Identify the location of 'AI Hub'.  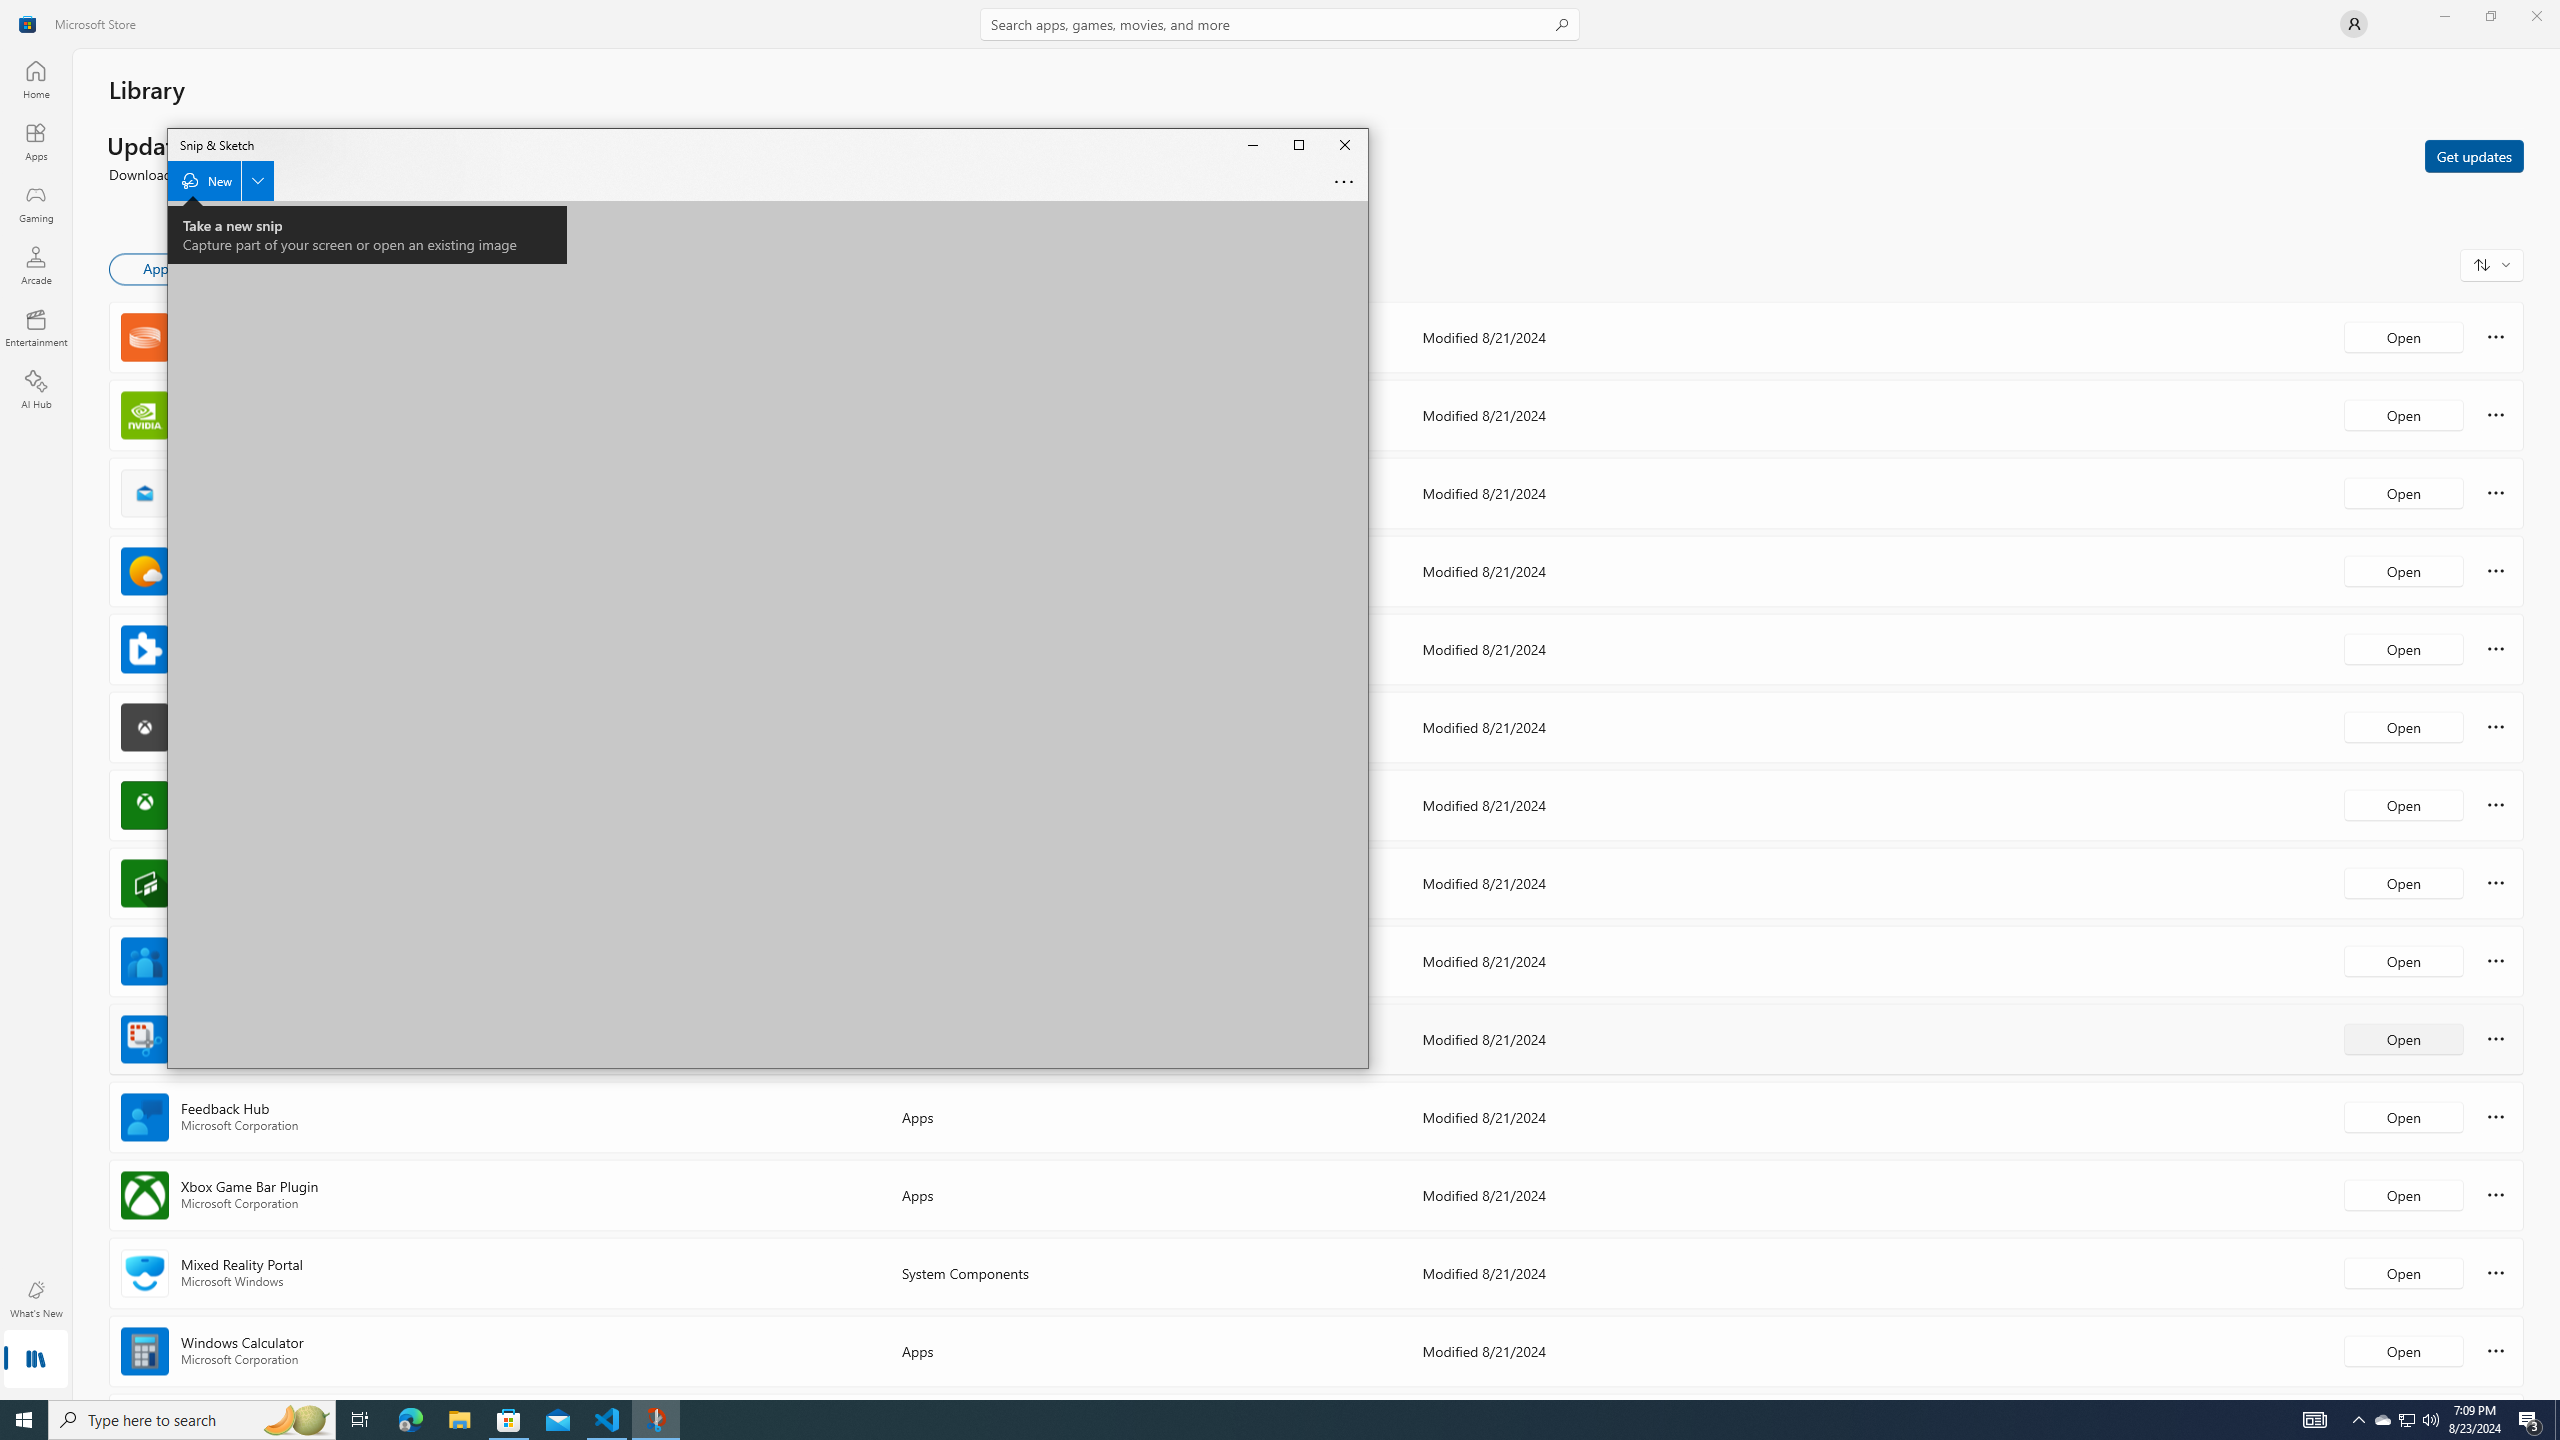
(34, 388).